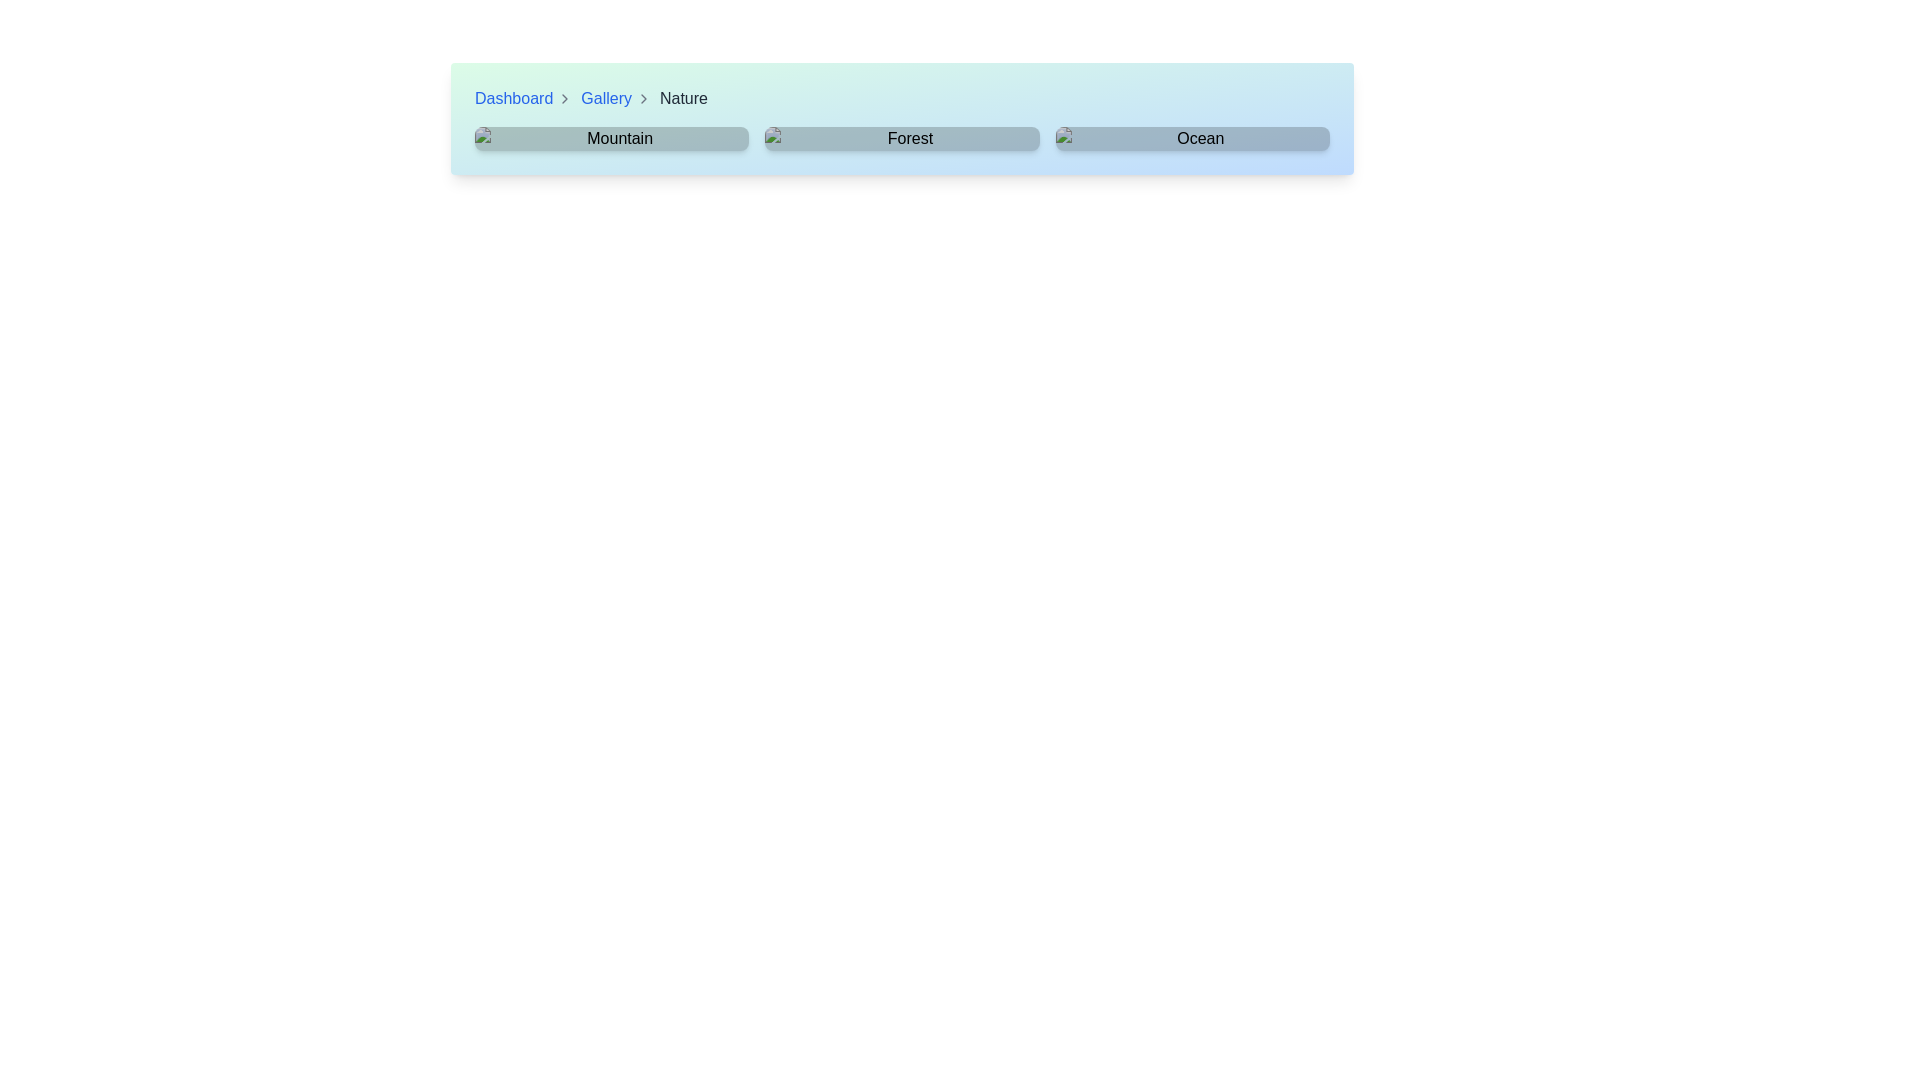 This screenshot has width=1920, height=1080. I want to click on the first breadcrumb link with icon that navigates back to the 'Dashboard' section, so click(524, 99).